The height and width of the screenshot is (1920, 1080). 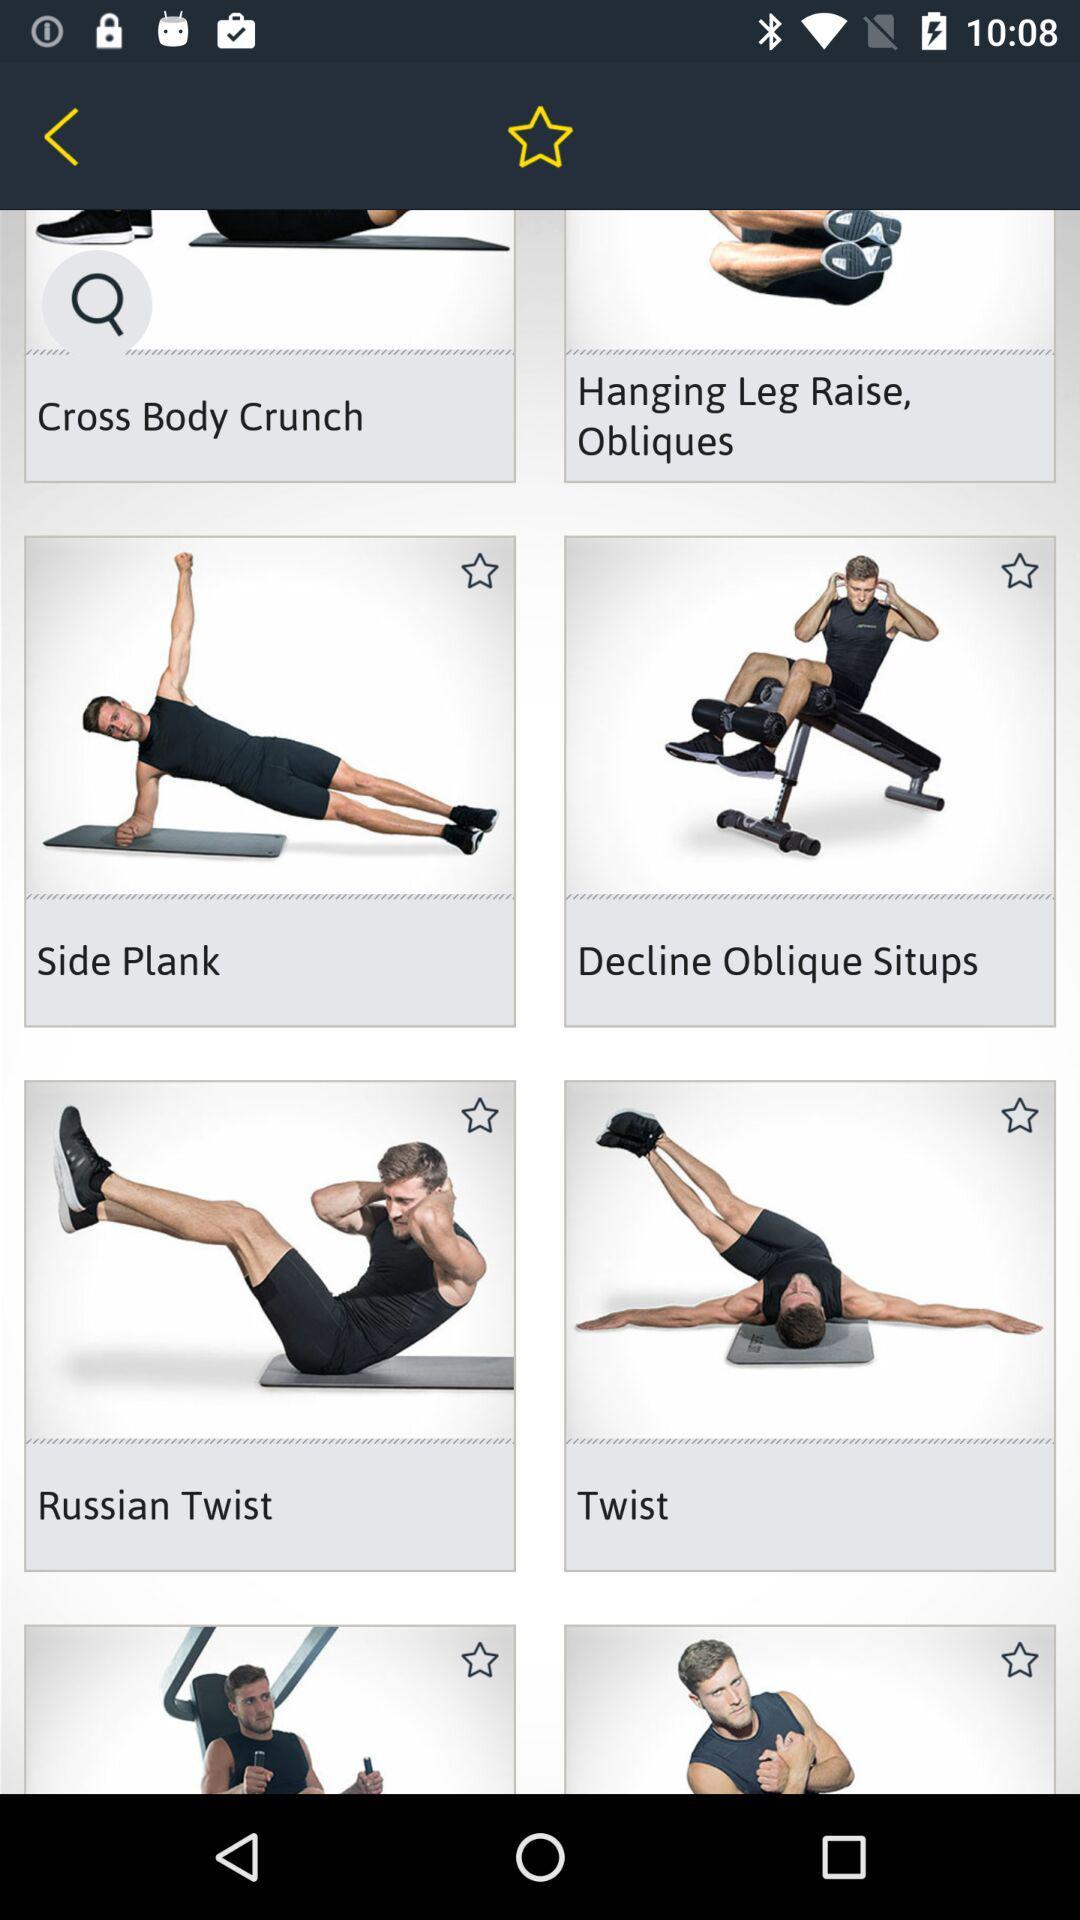 I want to click on the right second image, so click(x=270, y=780).